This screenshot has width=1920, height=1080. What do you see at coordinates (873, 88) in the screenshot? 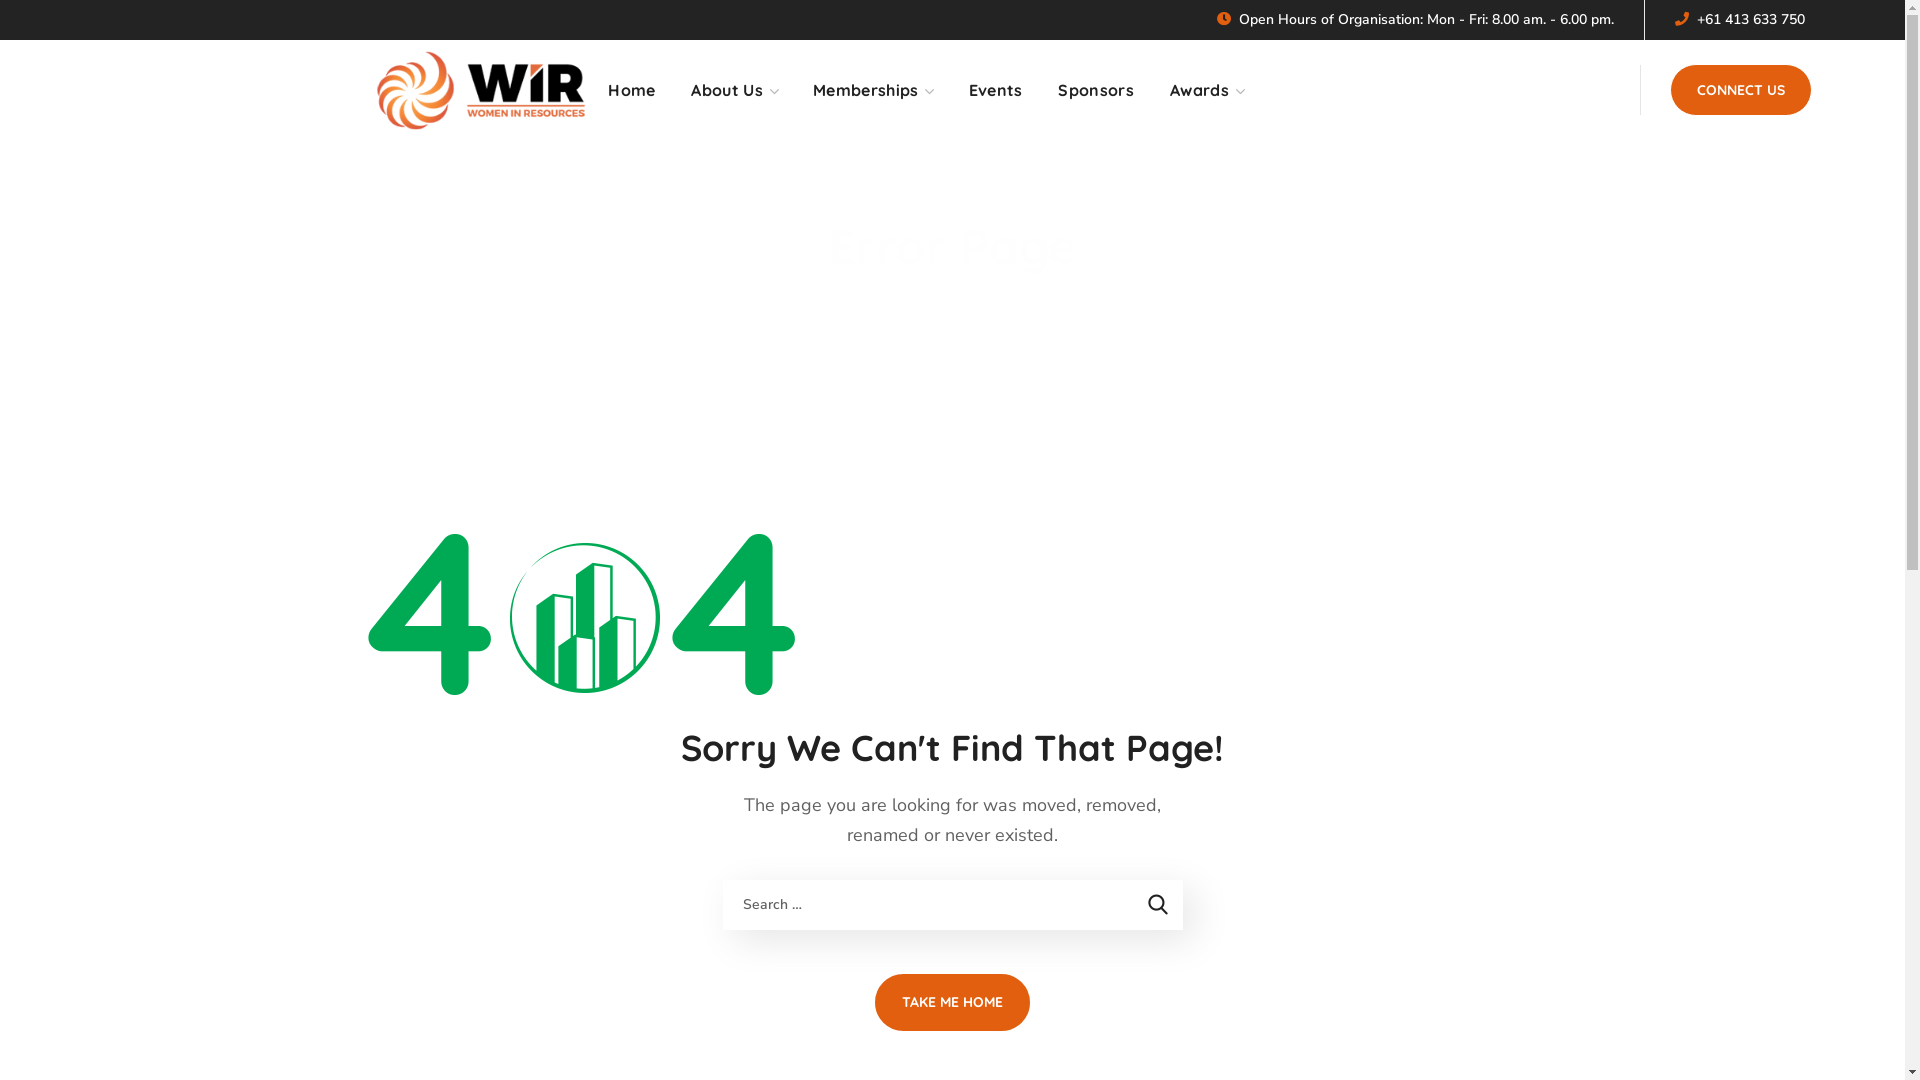
I see `'Memberships'` at bounding box center [873, 88].